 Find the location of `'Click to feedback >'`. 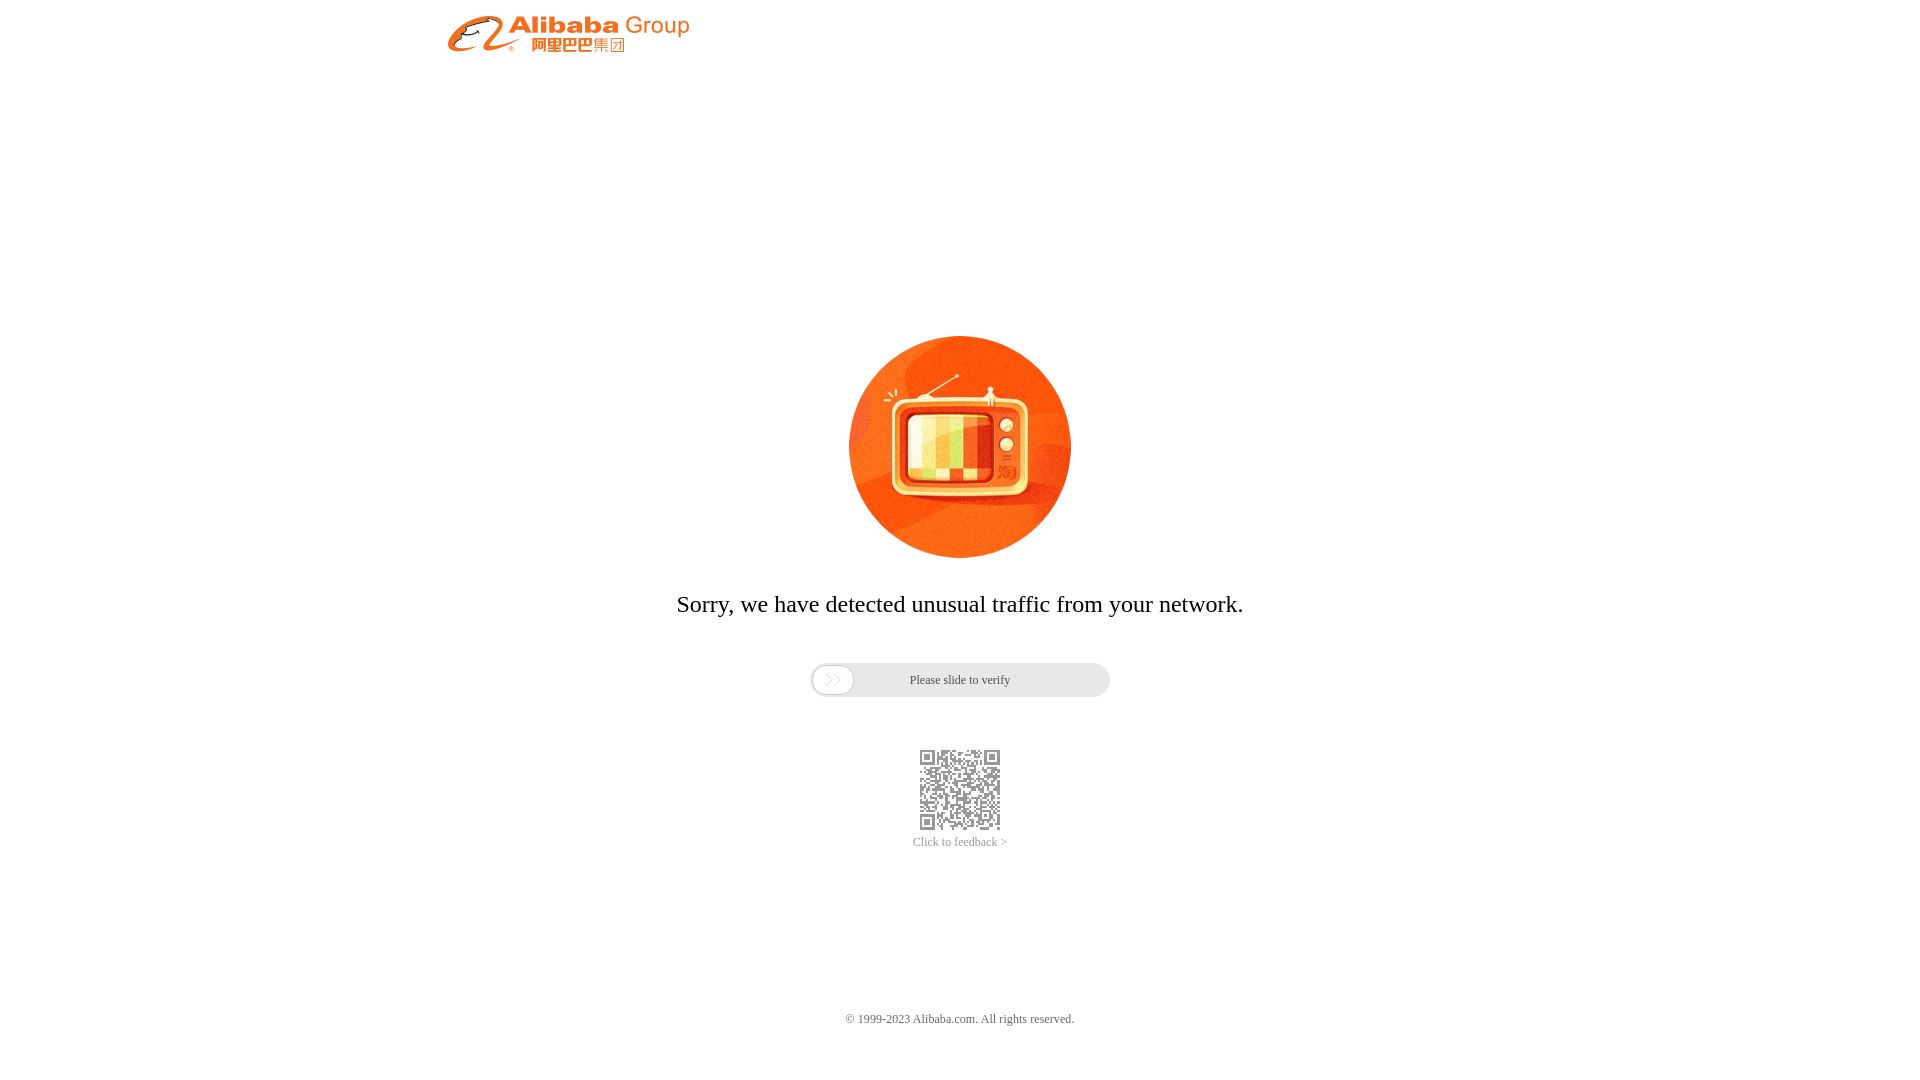

'Click to feedback >' is located at coordinates (960, 842).